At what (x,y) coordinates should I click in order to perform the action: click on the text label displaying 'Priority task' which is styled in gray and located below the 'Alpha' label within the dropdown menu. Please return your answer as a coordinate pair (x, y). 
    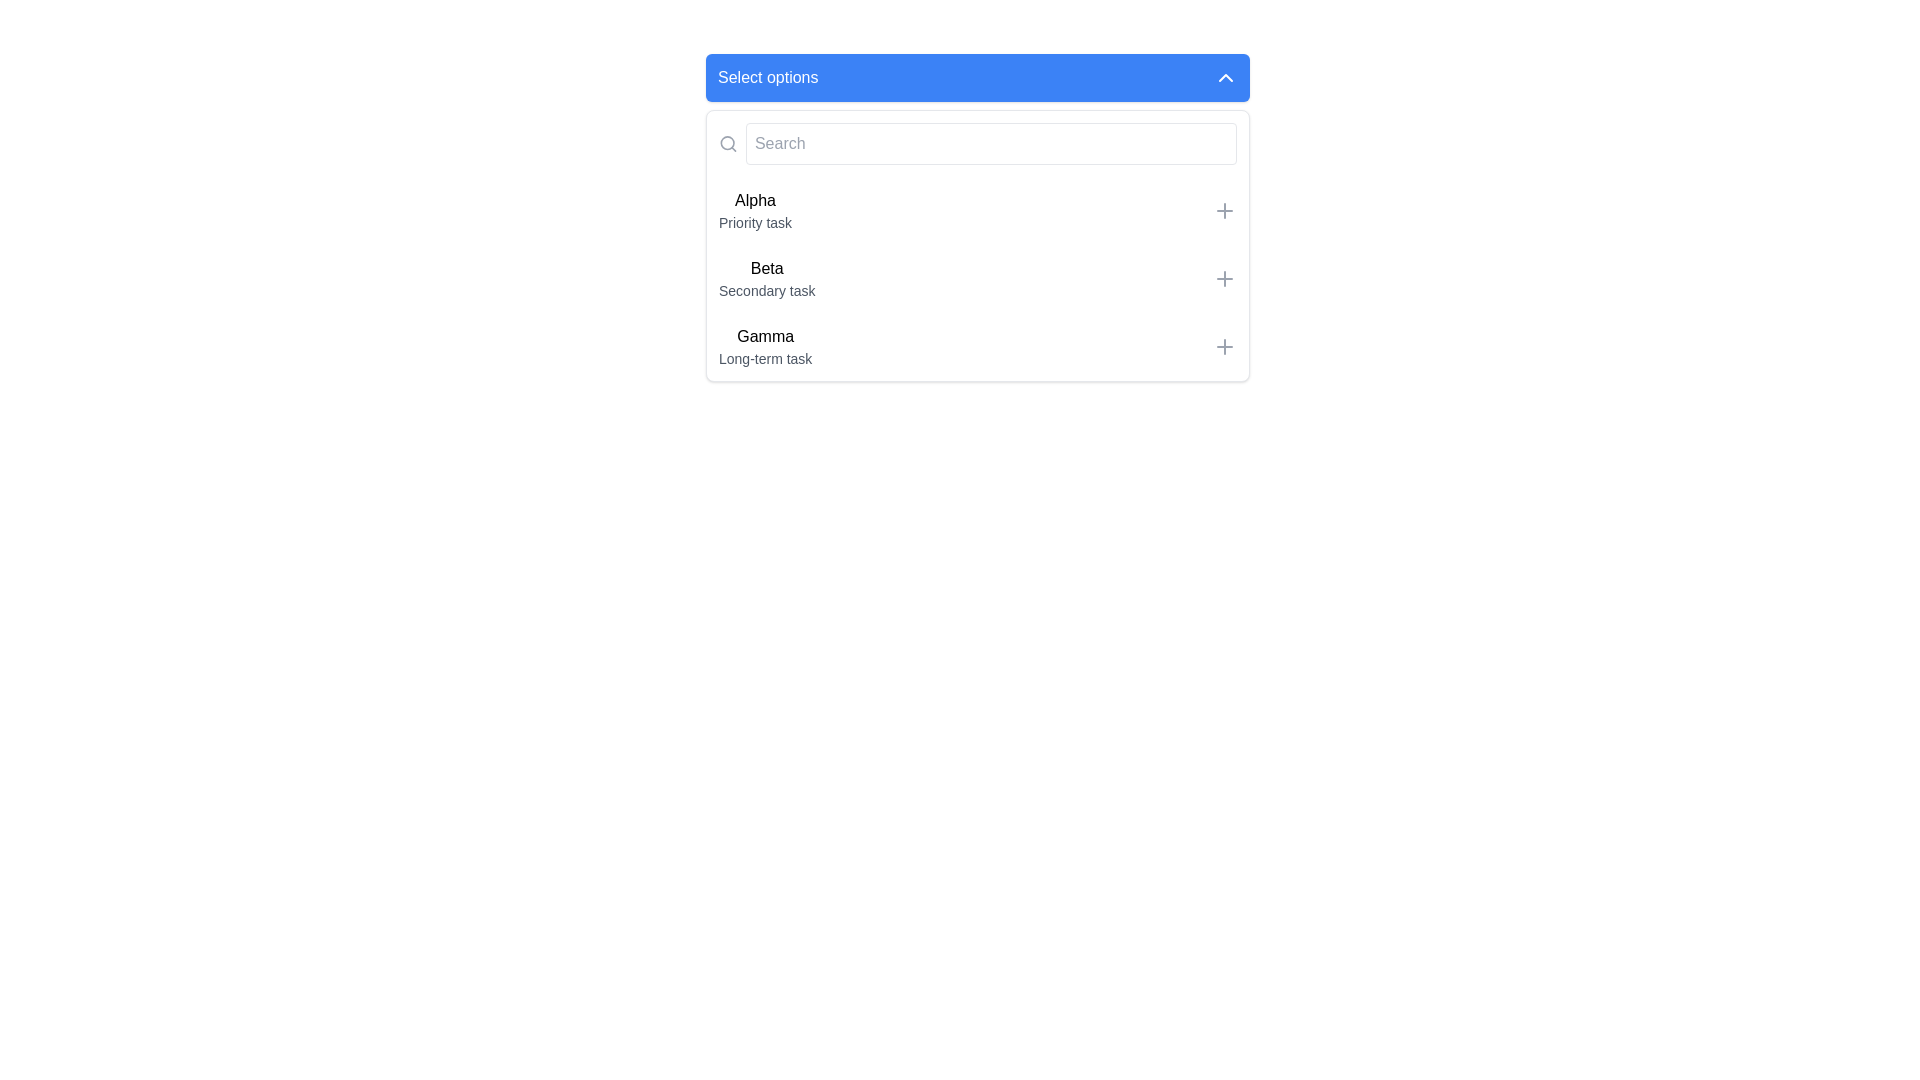
    Looking at the image, I should click on (754, 223).